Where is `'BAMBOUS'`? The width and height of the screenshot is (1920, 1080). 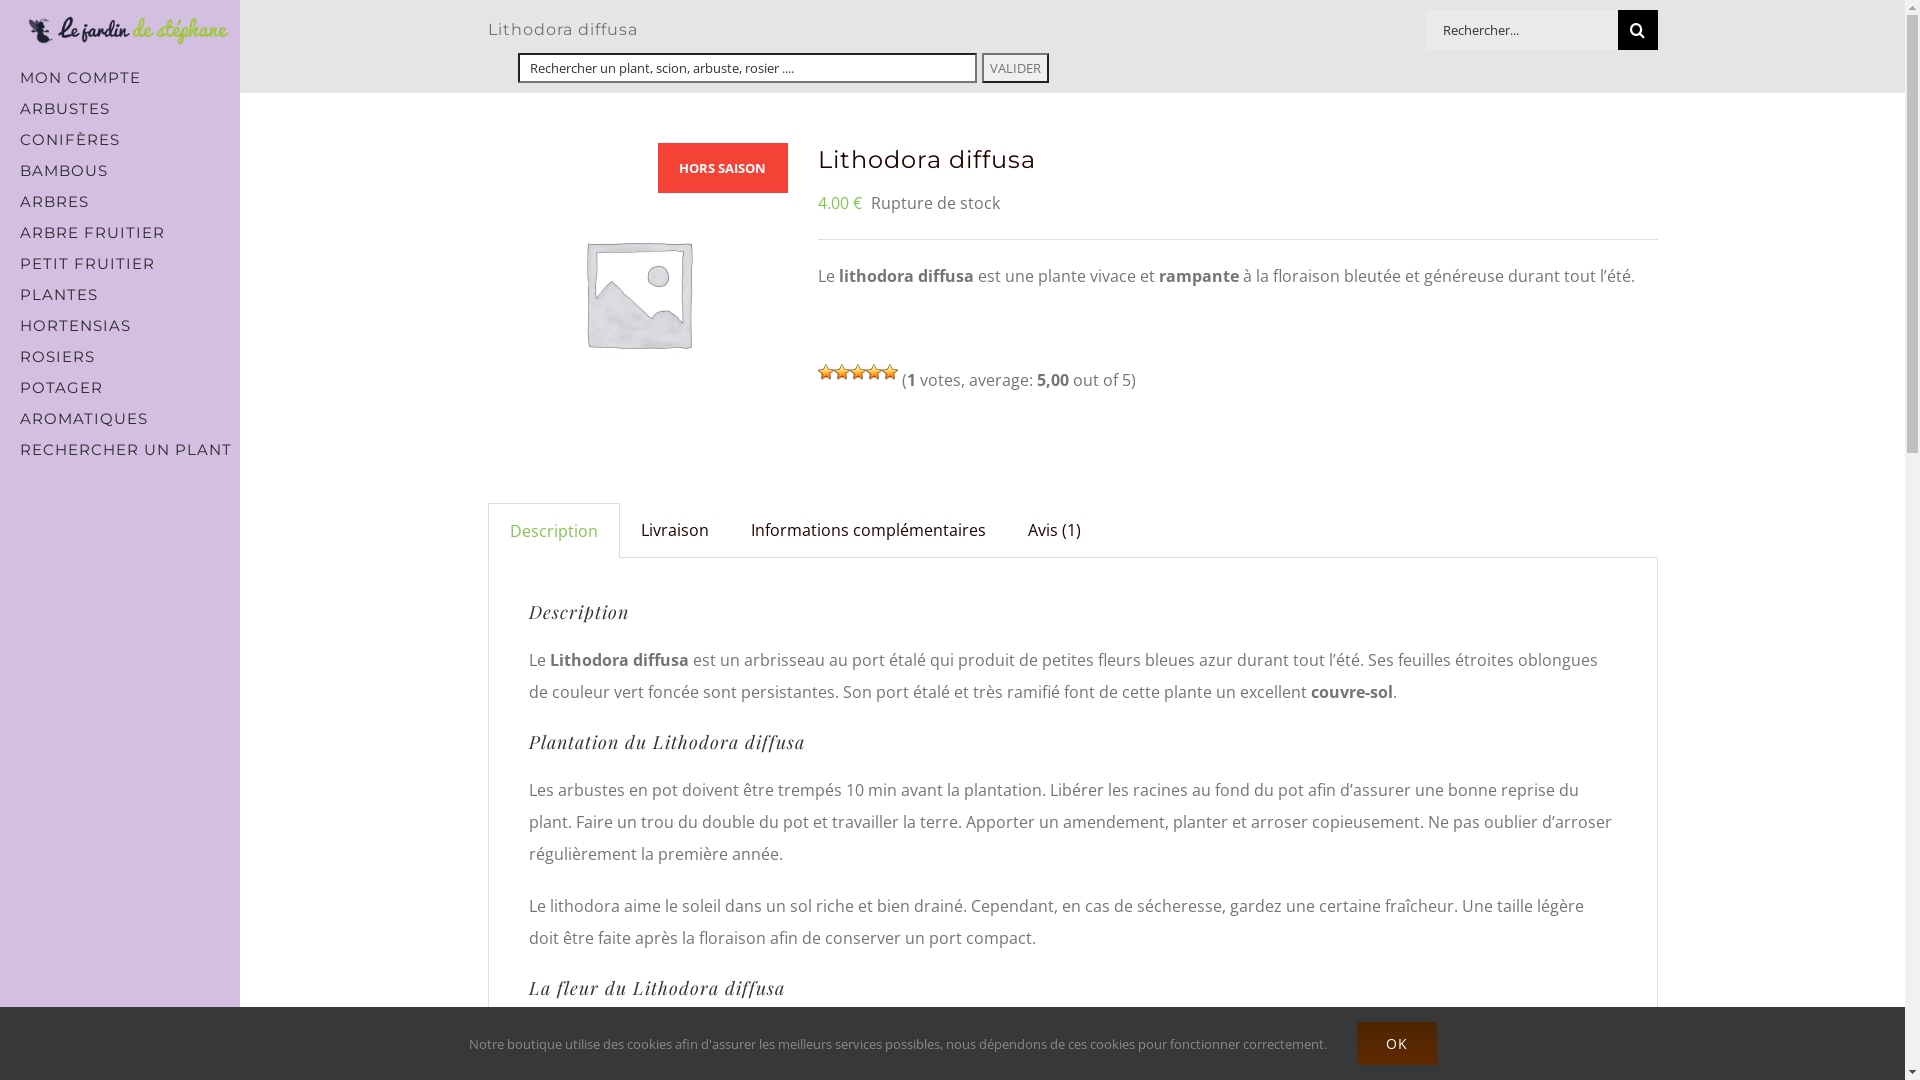 'BAMBOUS' is located at coordinates (118, 169).